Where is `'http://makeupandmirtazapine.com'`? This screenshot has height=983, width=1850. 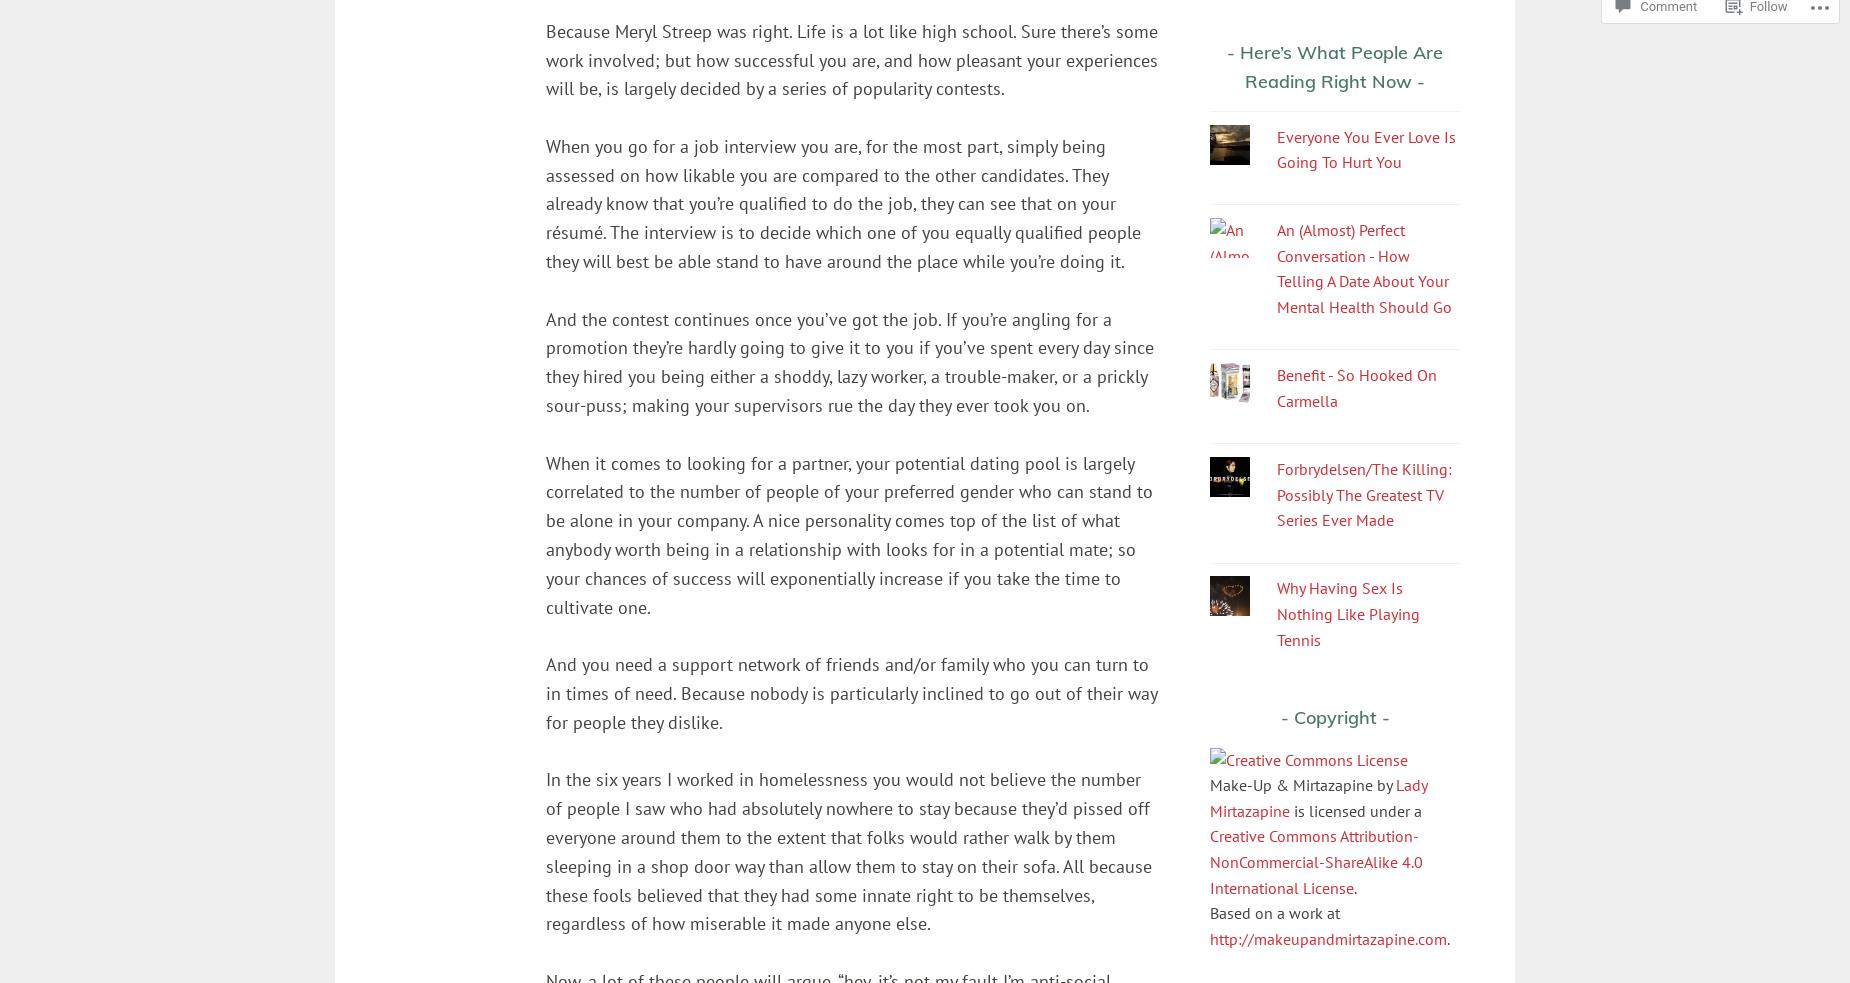
'http://makeupandmirtazapine.com' is located at coordinates (1327, 937).